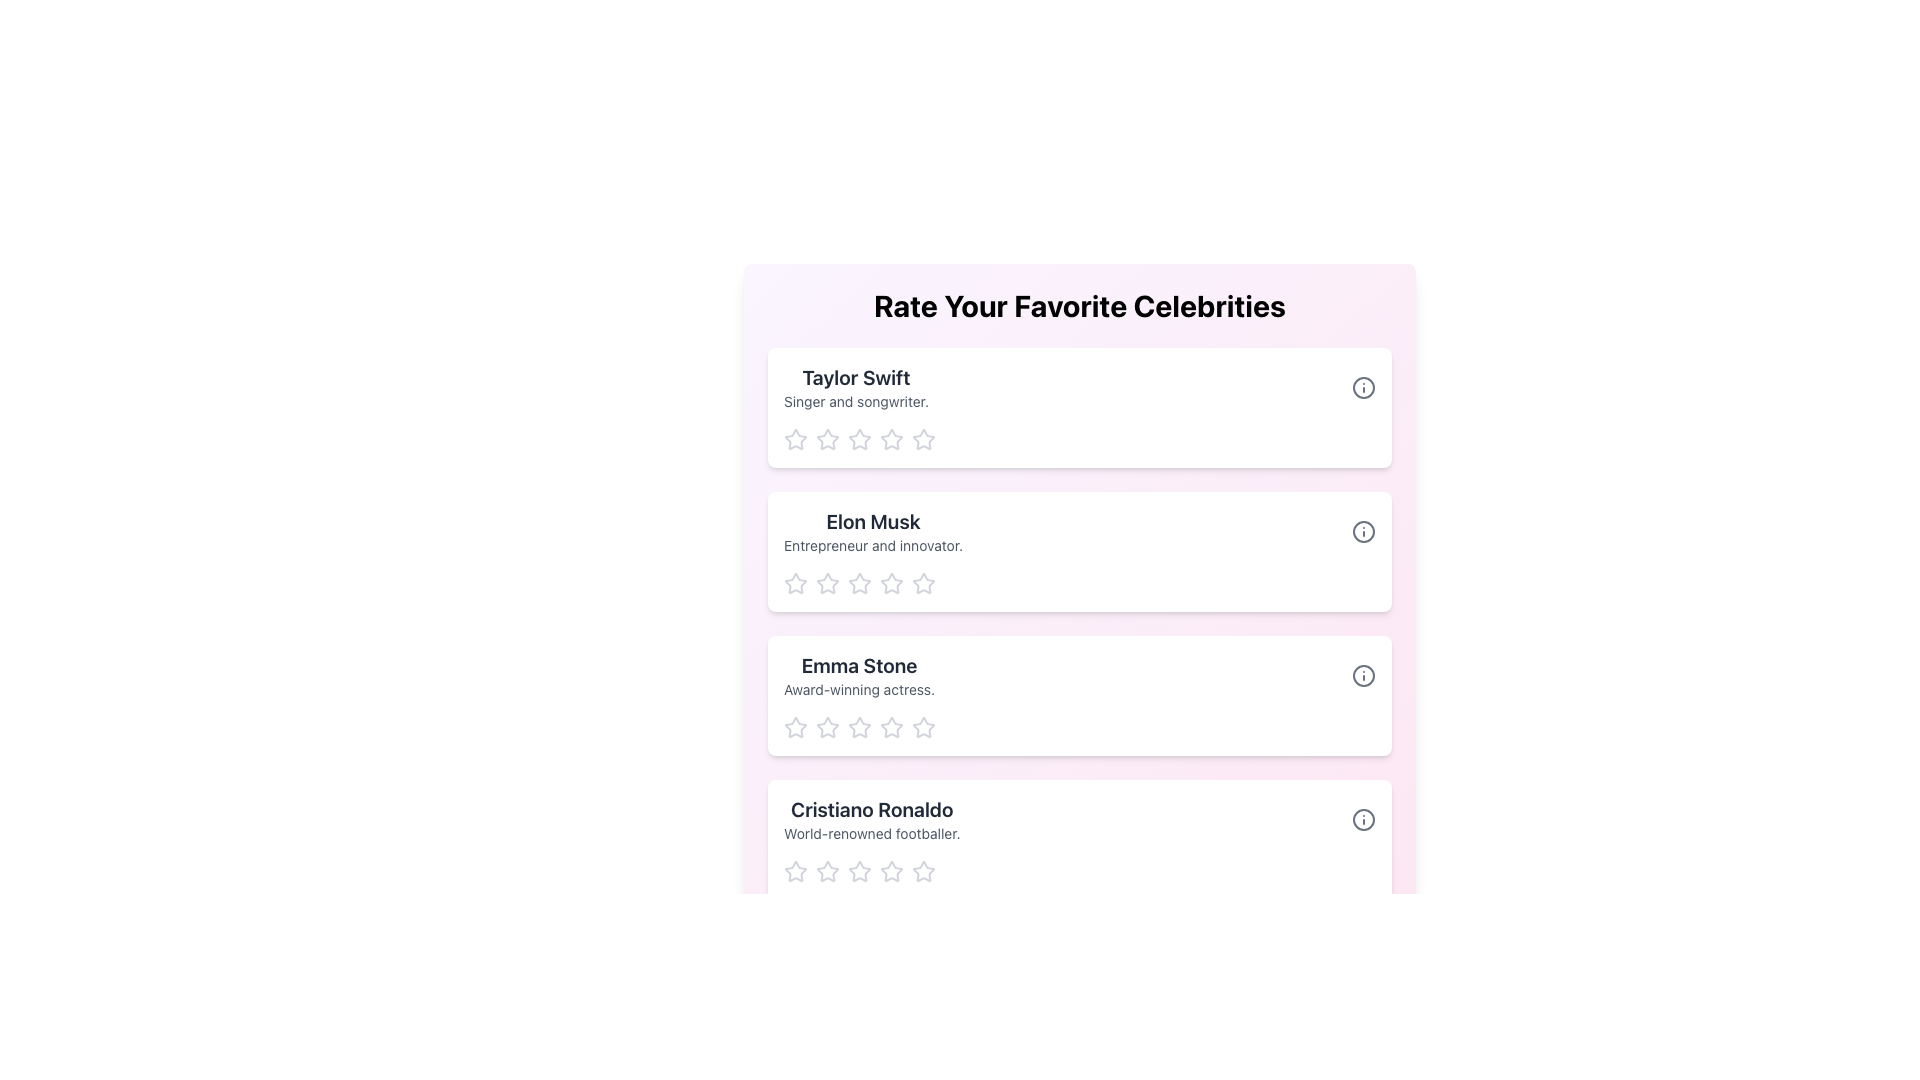 This screenshot has width=1920, height=1080. Describe the element at coordinates (923, 438) in the screenshot. I see `the fifth interactive star icon in the 5-star rating system for 'Taylor Swift'` at that location.